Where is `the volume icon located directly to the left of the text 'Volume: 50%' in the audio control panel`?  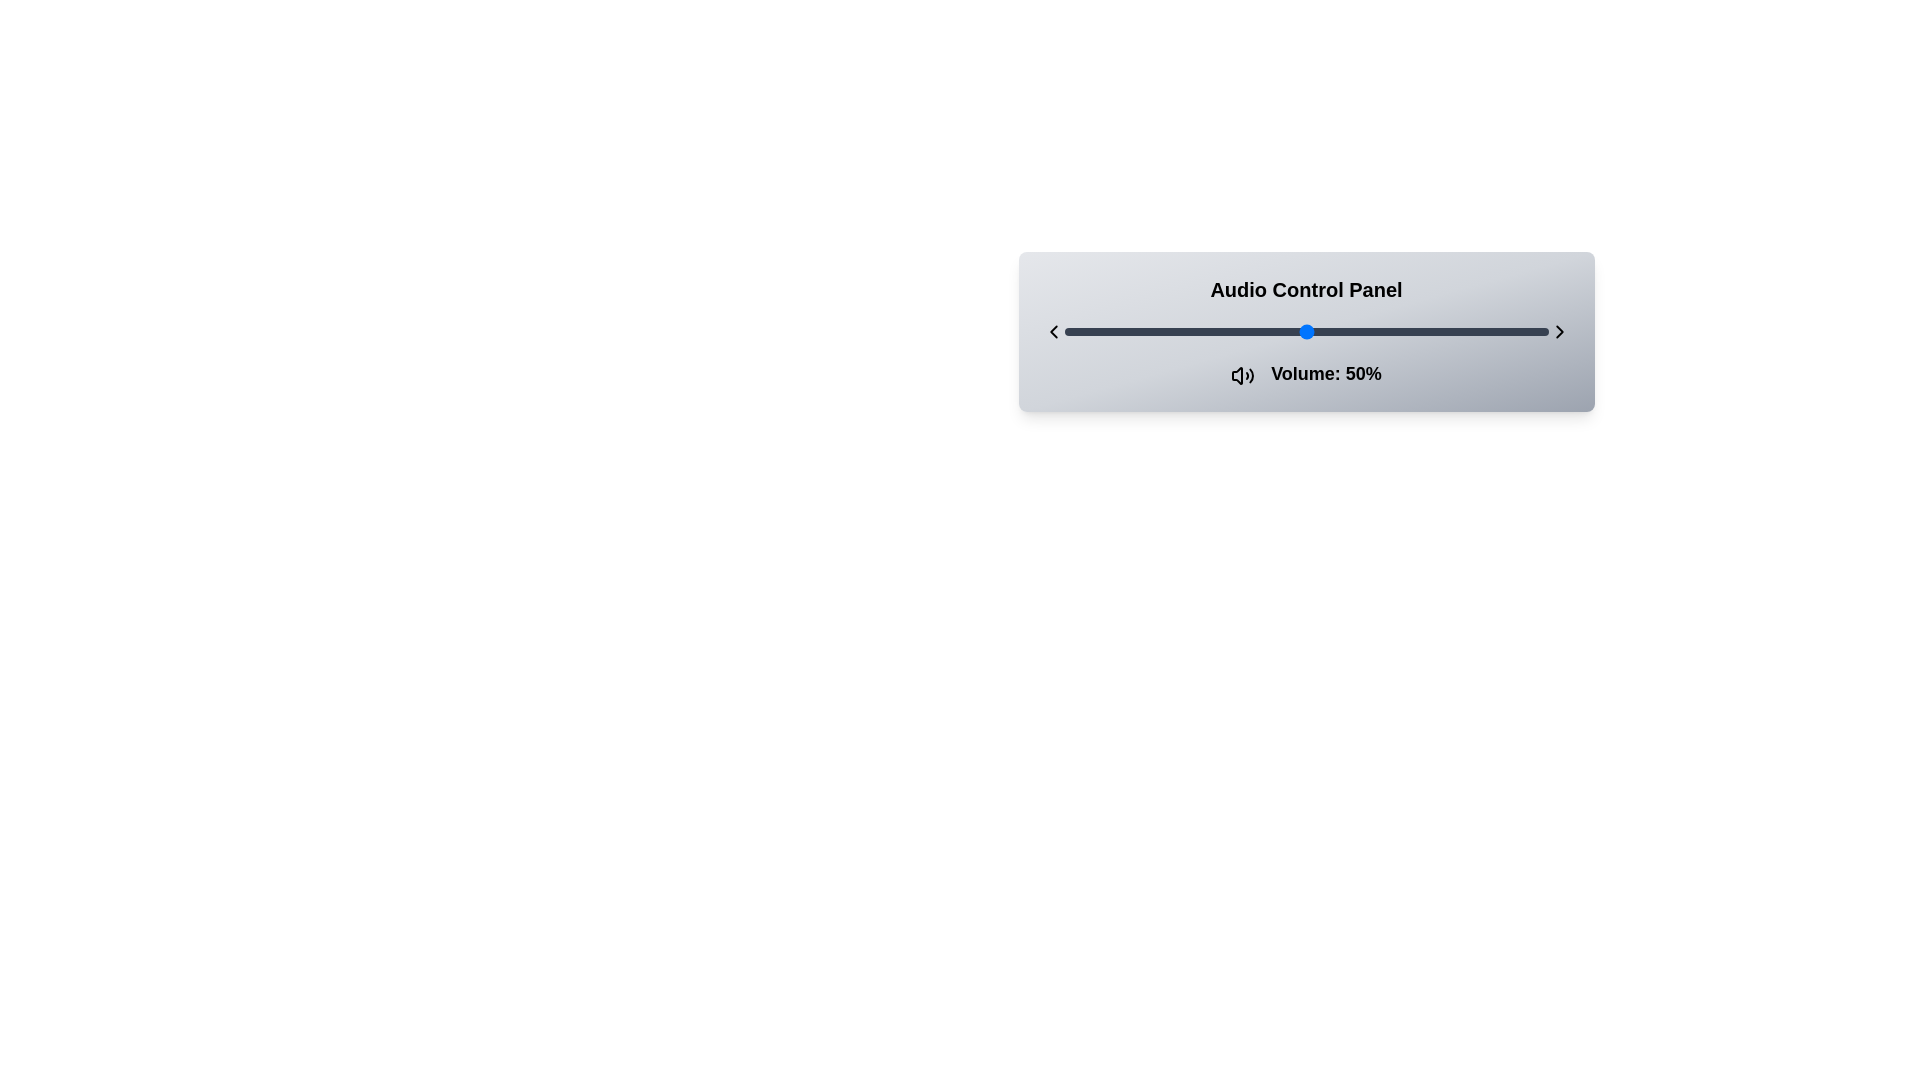
the volume icon located directly to the left of the text 'Volume: 50%' in the audio control panel is located at coordinates (1242, 375).